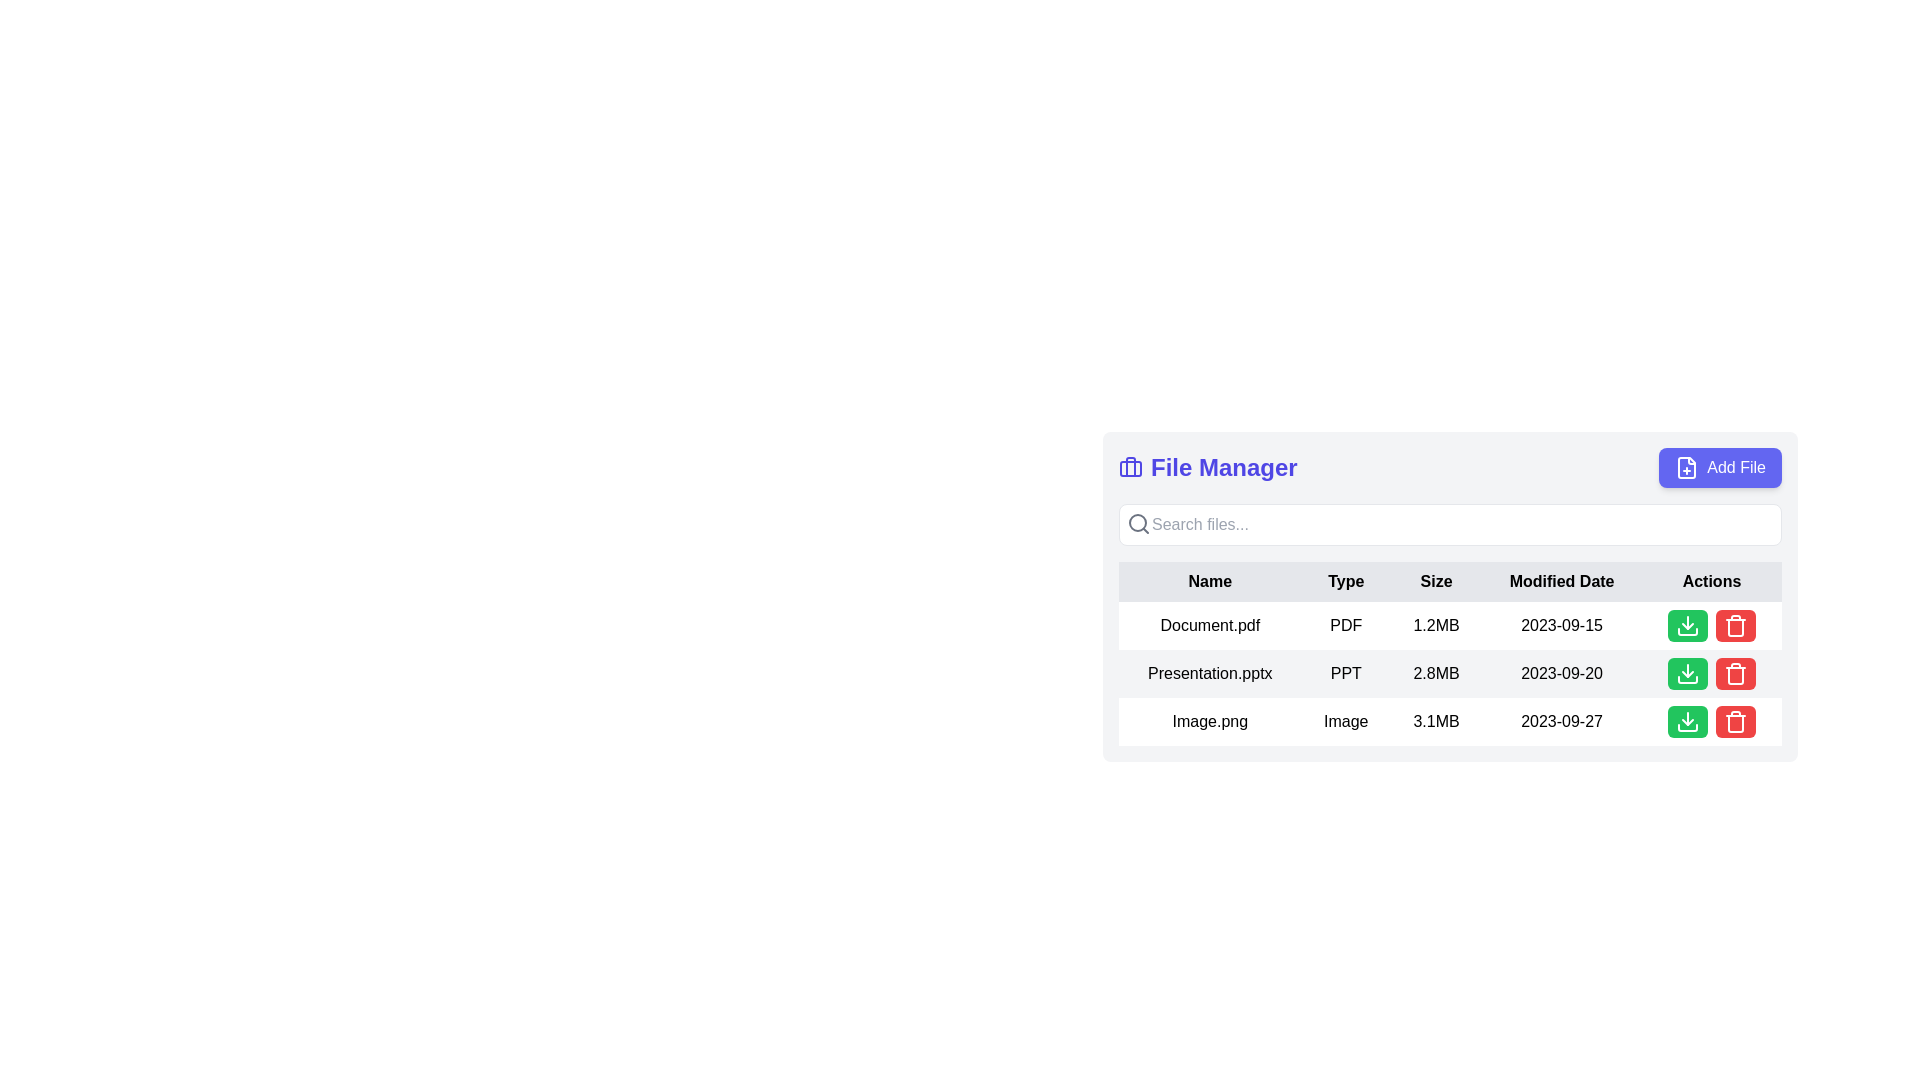 The image size is (1920, 1080). What do you see at coordinates (1711, 721) in the screenshot?
I see `the green download button in the actions column of the third row to initiate the download of 'Image.png'` at bounding box center [1711, 721].